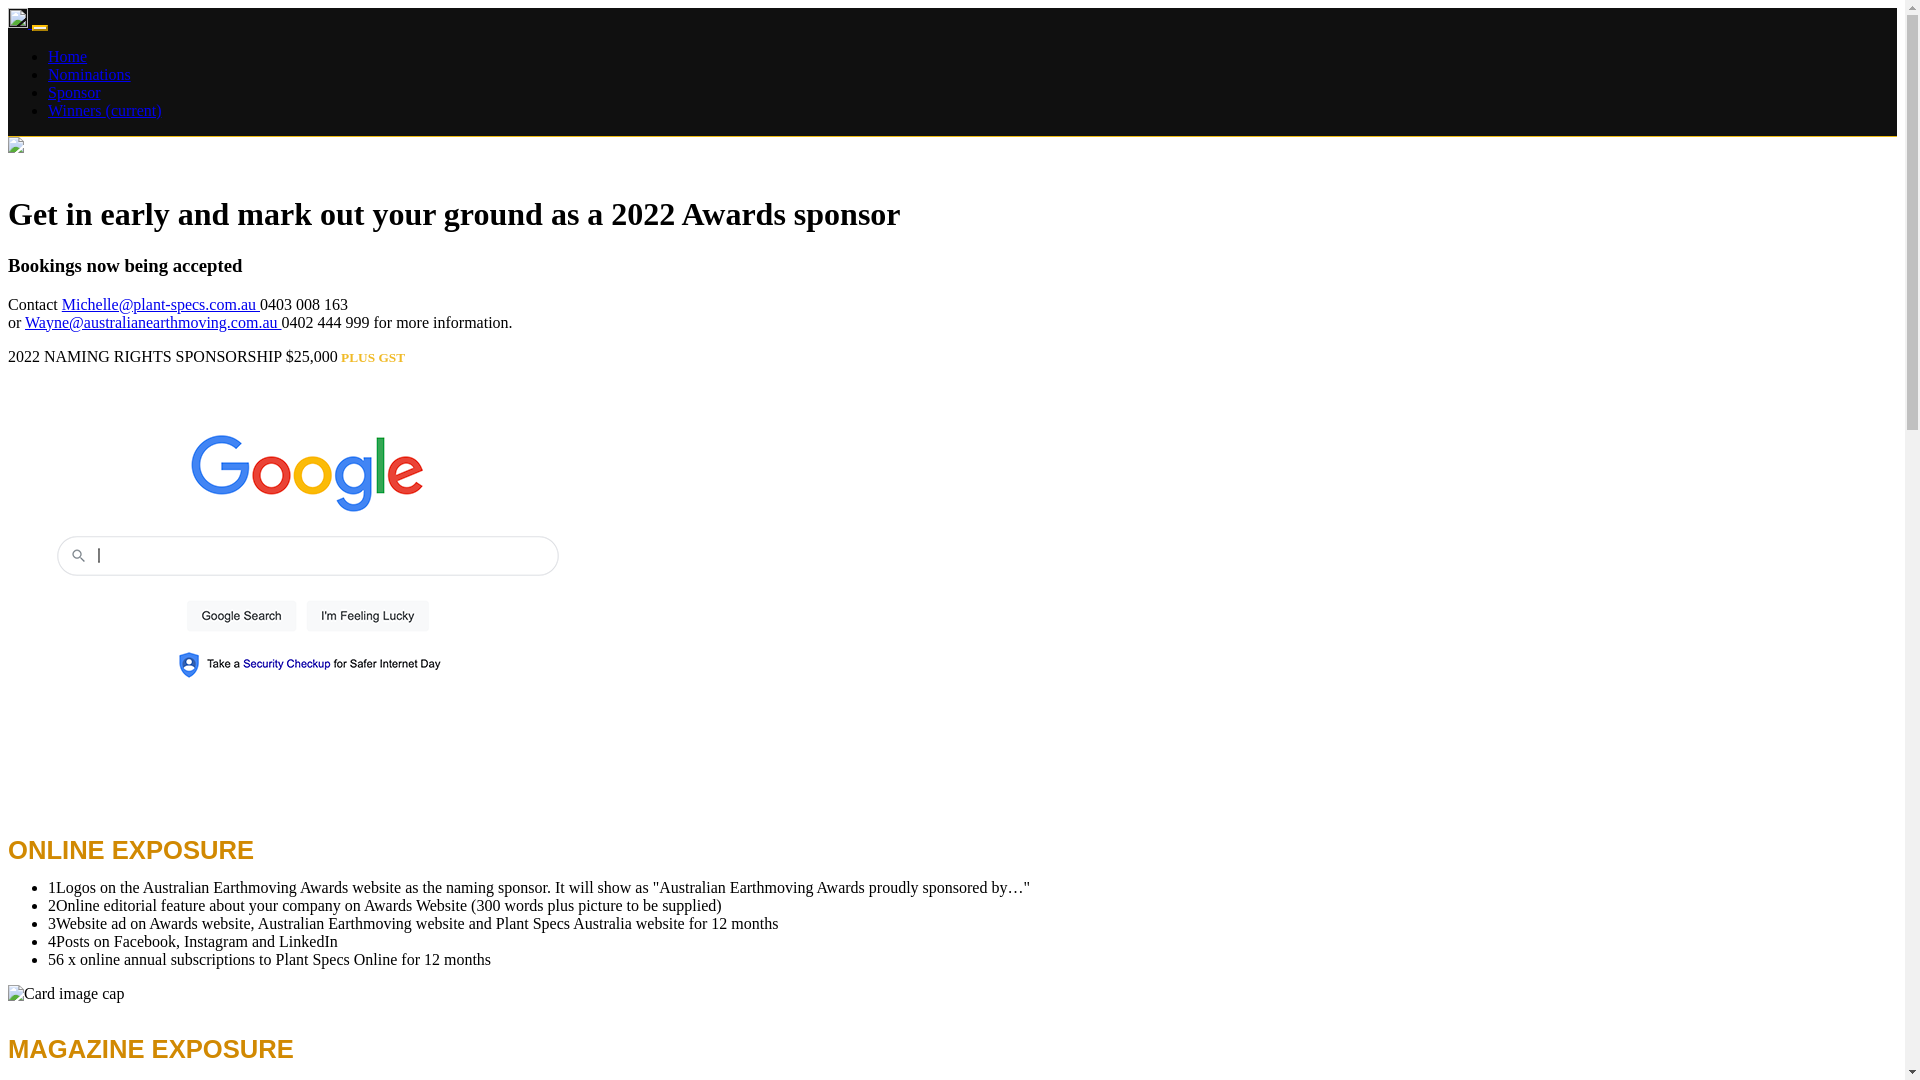  I want to click on 'Michelle@plant-specs.com.au', so click(62, 304).